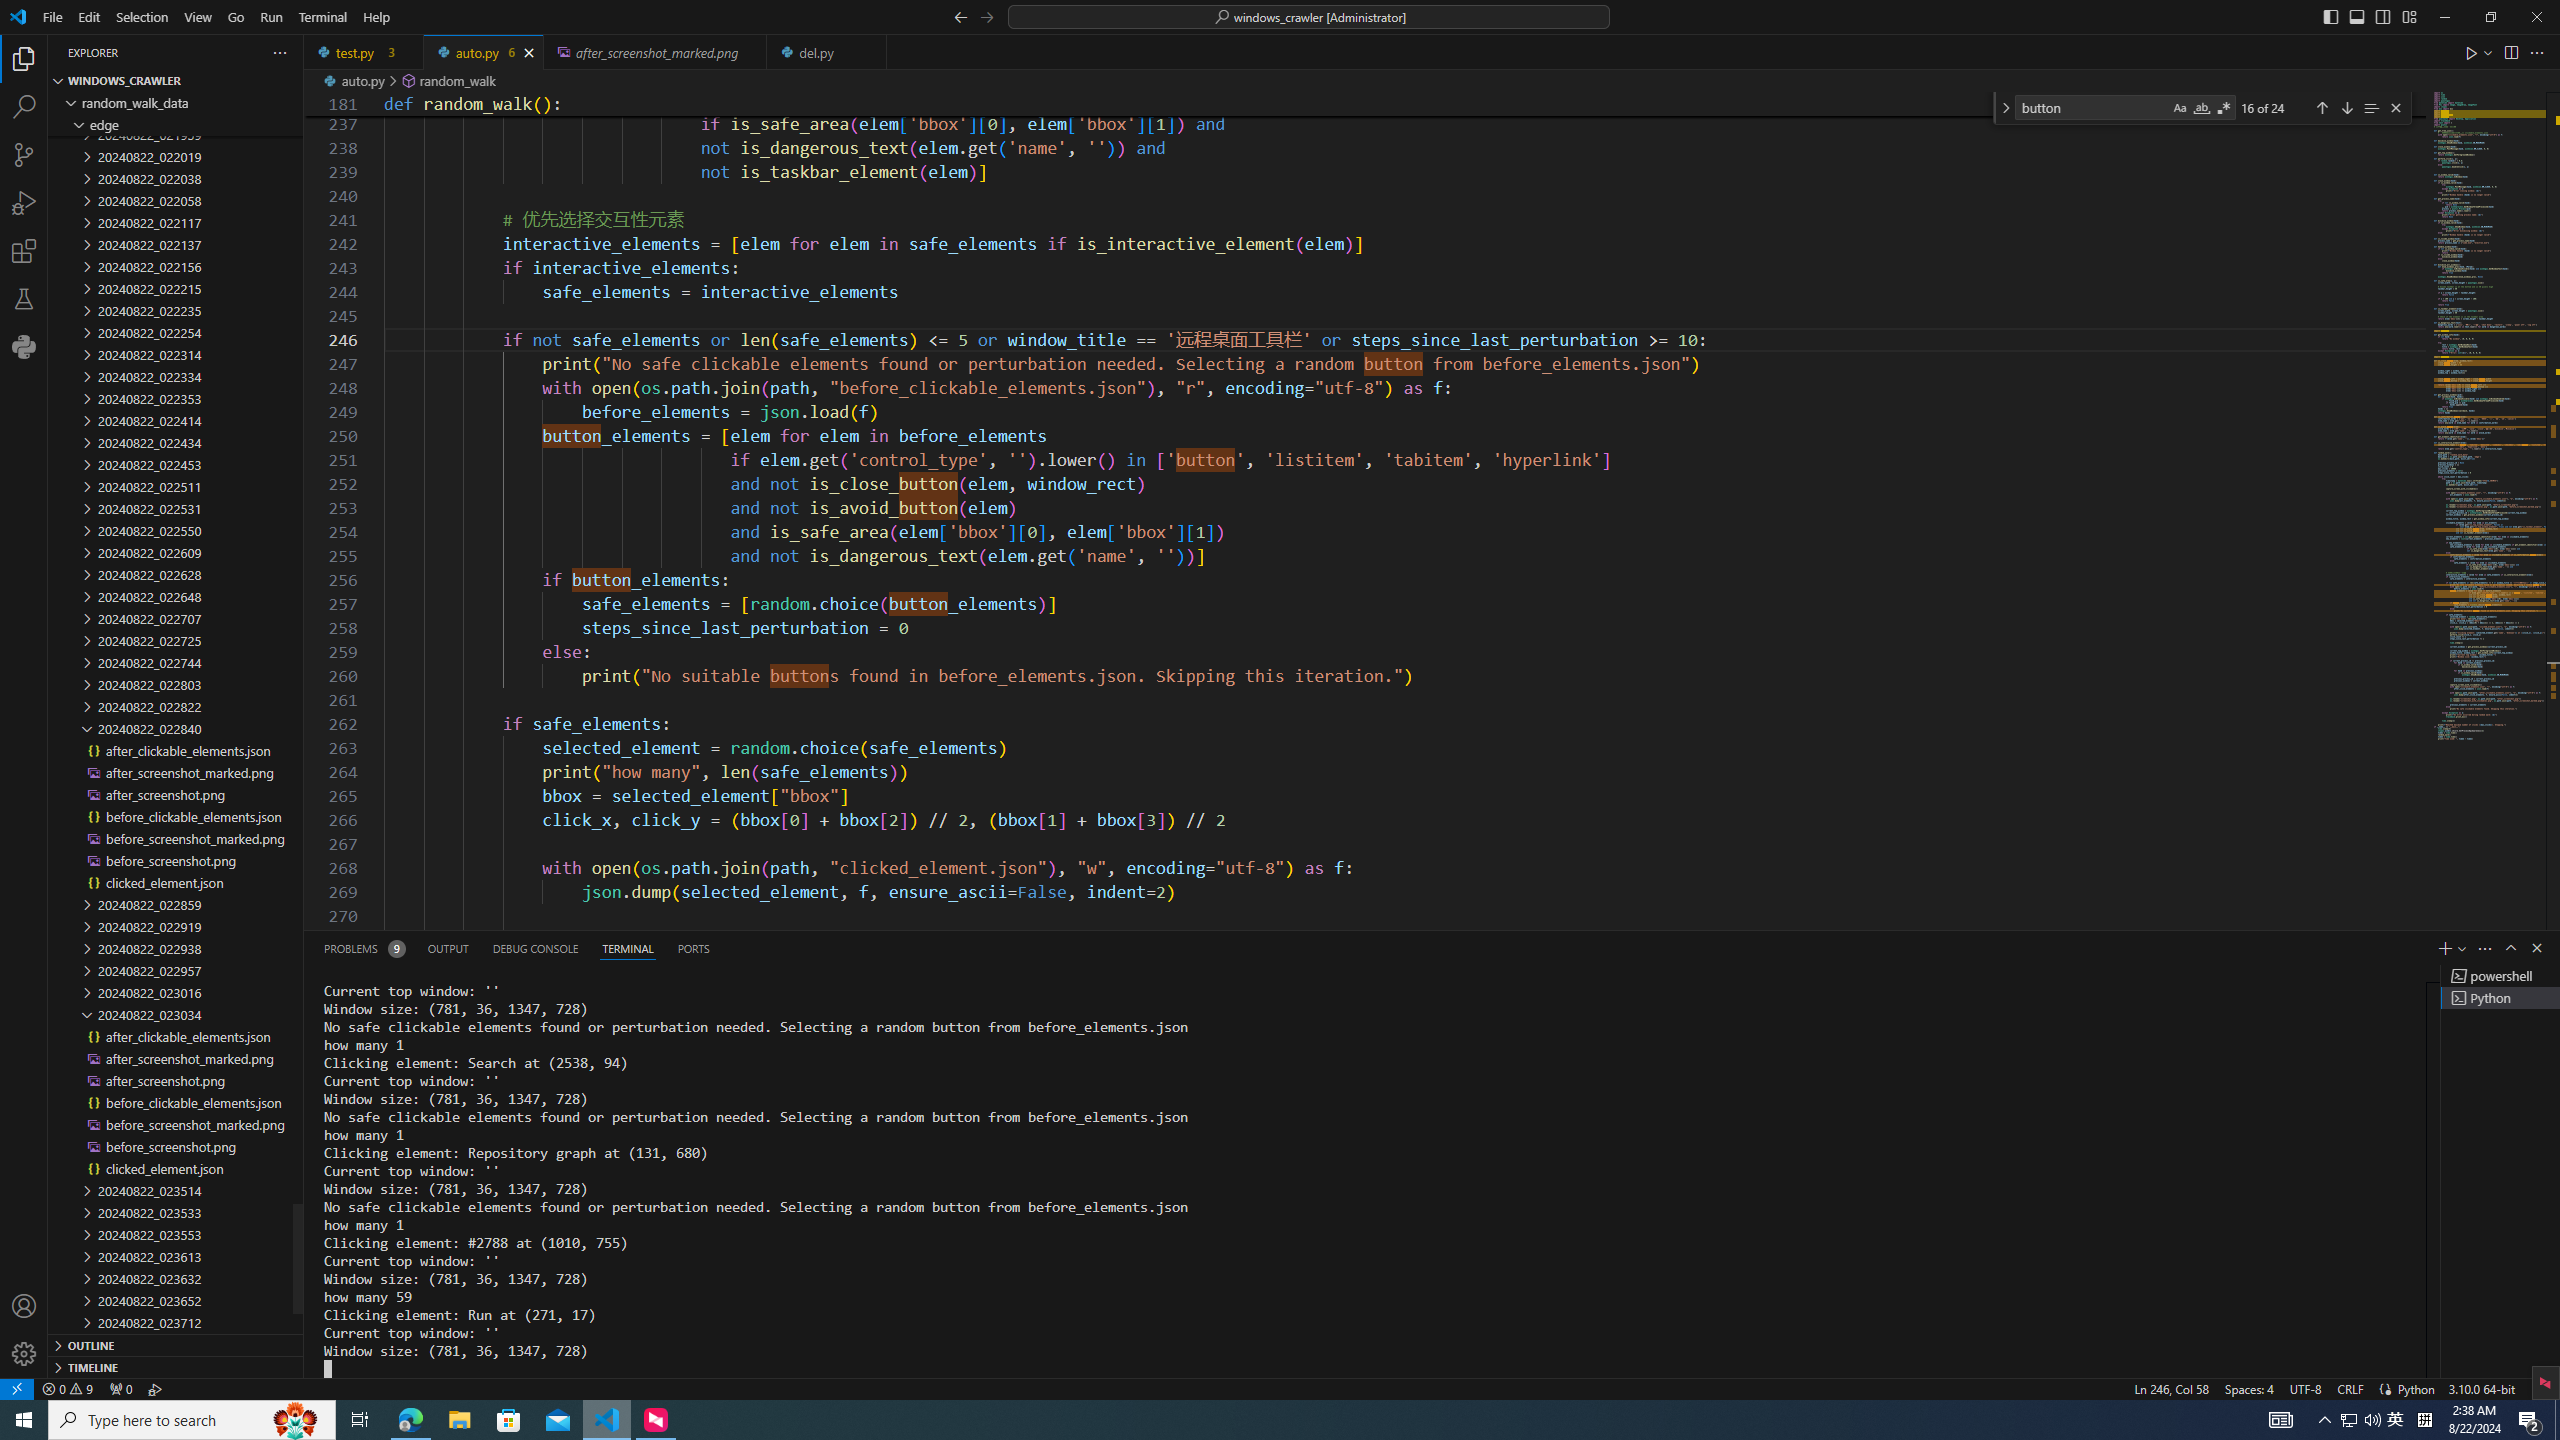  Describe the element at coordinates (52, 16) in the screenshot. I see `'File'` at that location.